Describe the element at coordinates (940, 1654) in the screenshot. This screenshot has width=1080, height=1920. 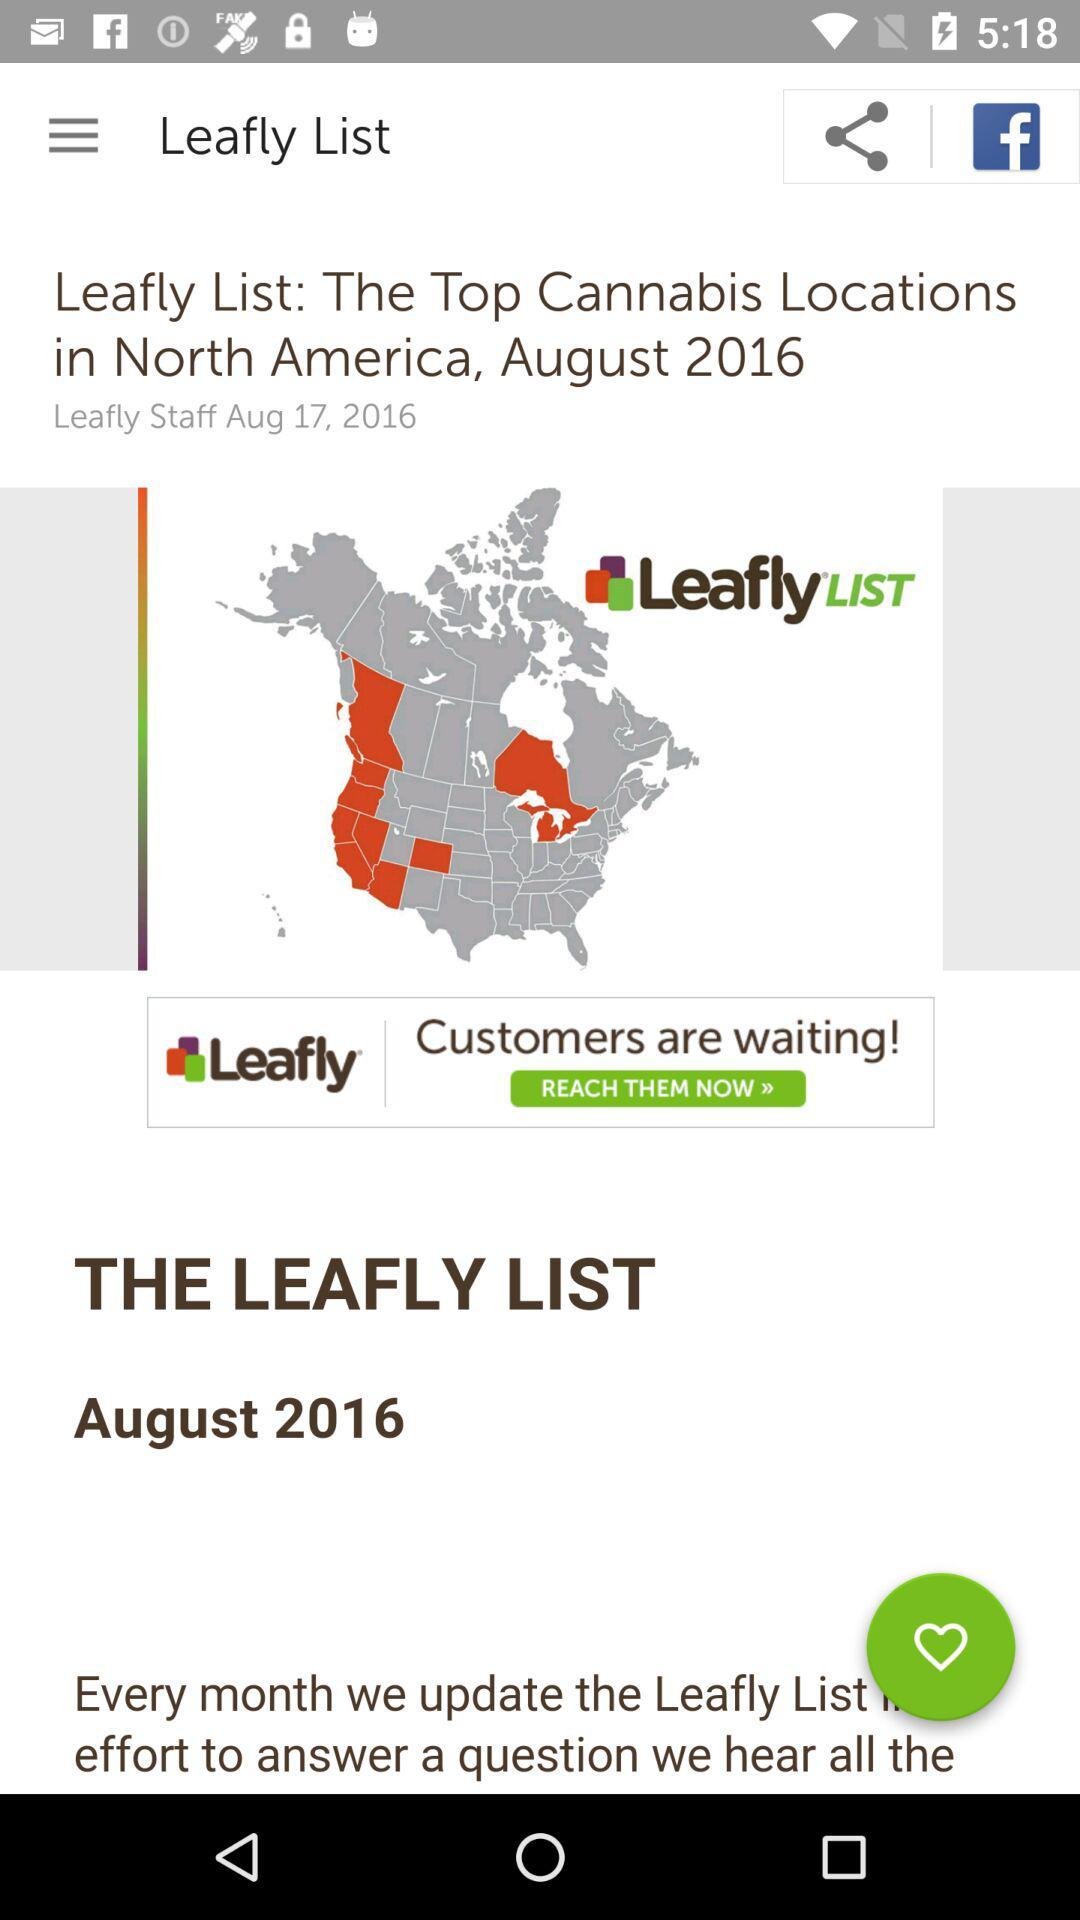
I see `to favorite` at that location.